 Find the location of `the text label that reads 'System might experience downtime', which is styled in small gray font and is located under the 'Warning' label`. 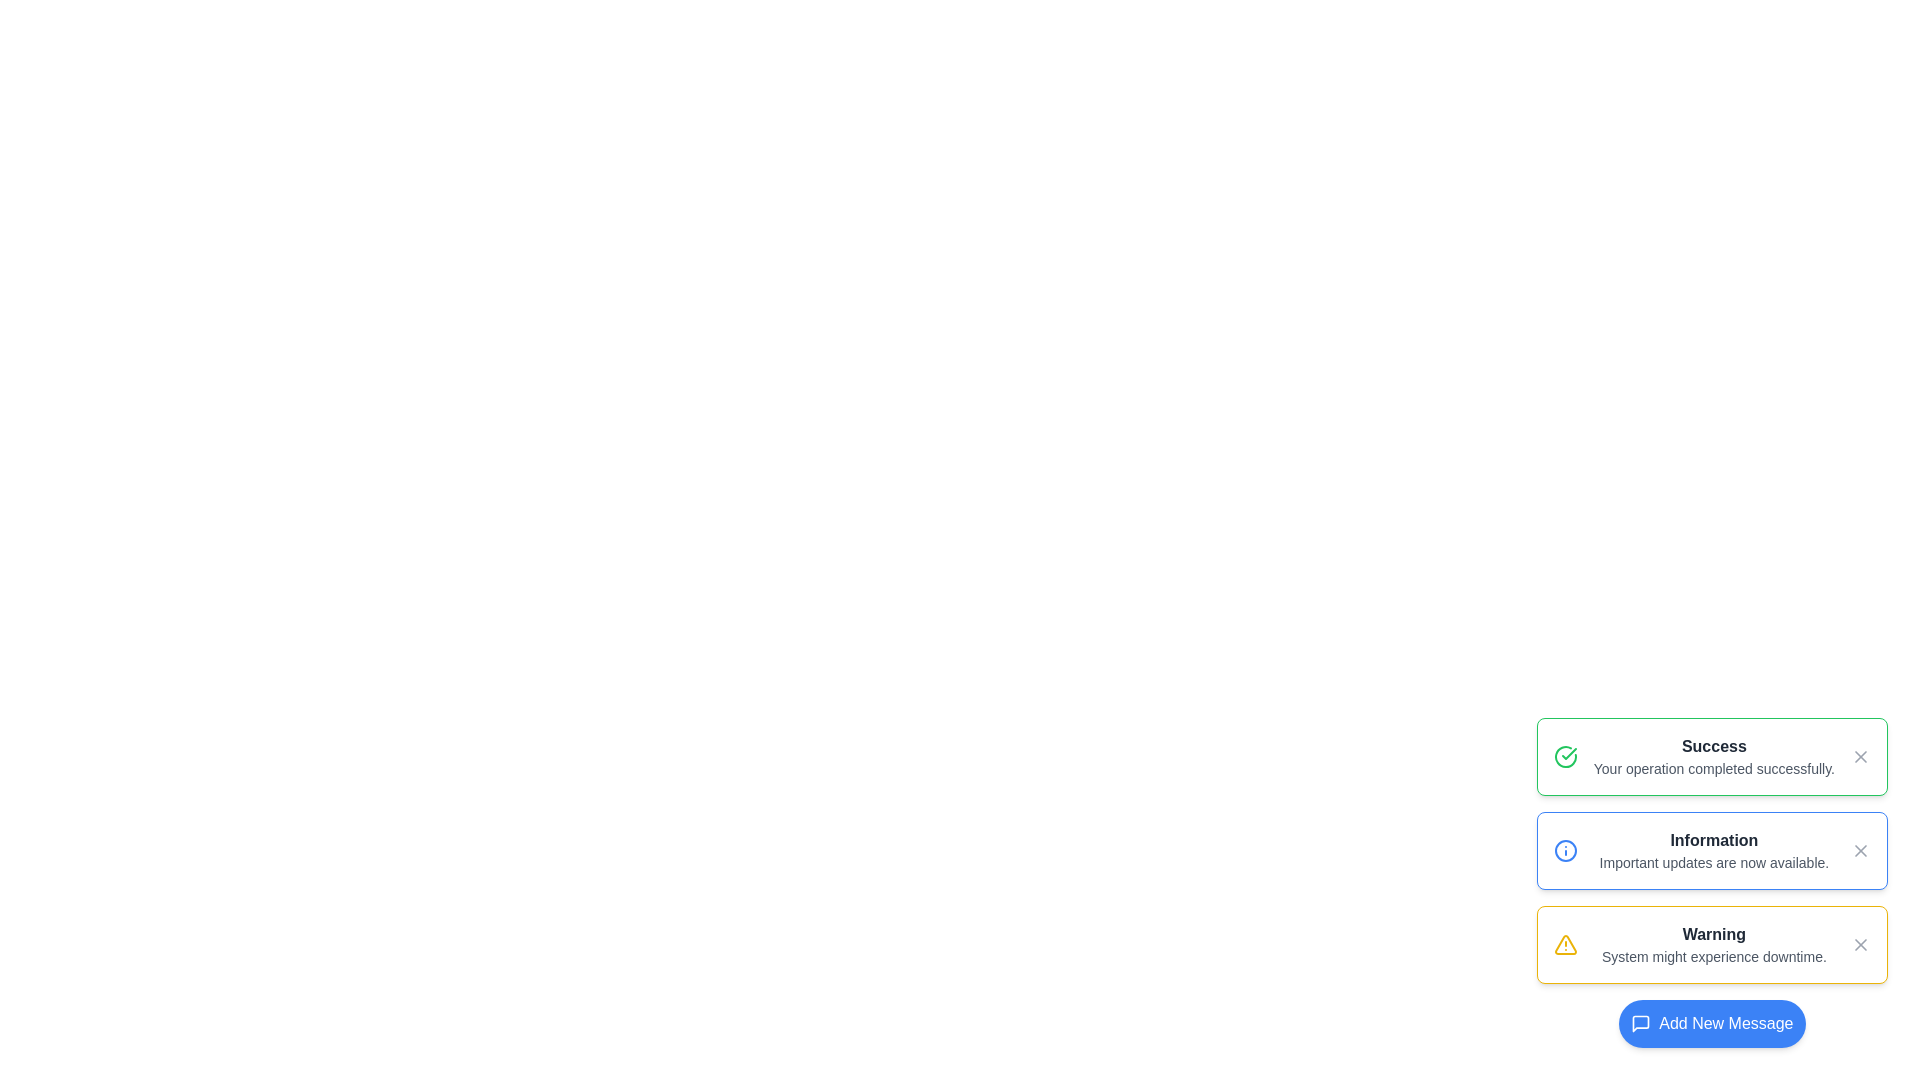

the text label that reads 'System might experience downtime', which is styled in small gray font and is located under the 'Warning' label is located at coordinates (1713, 955).